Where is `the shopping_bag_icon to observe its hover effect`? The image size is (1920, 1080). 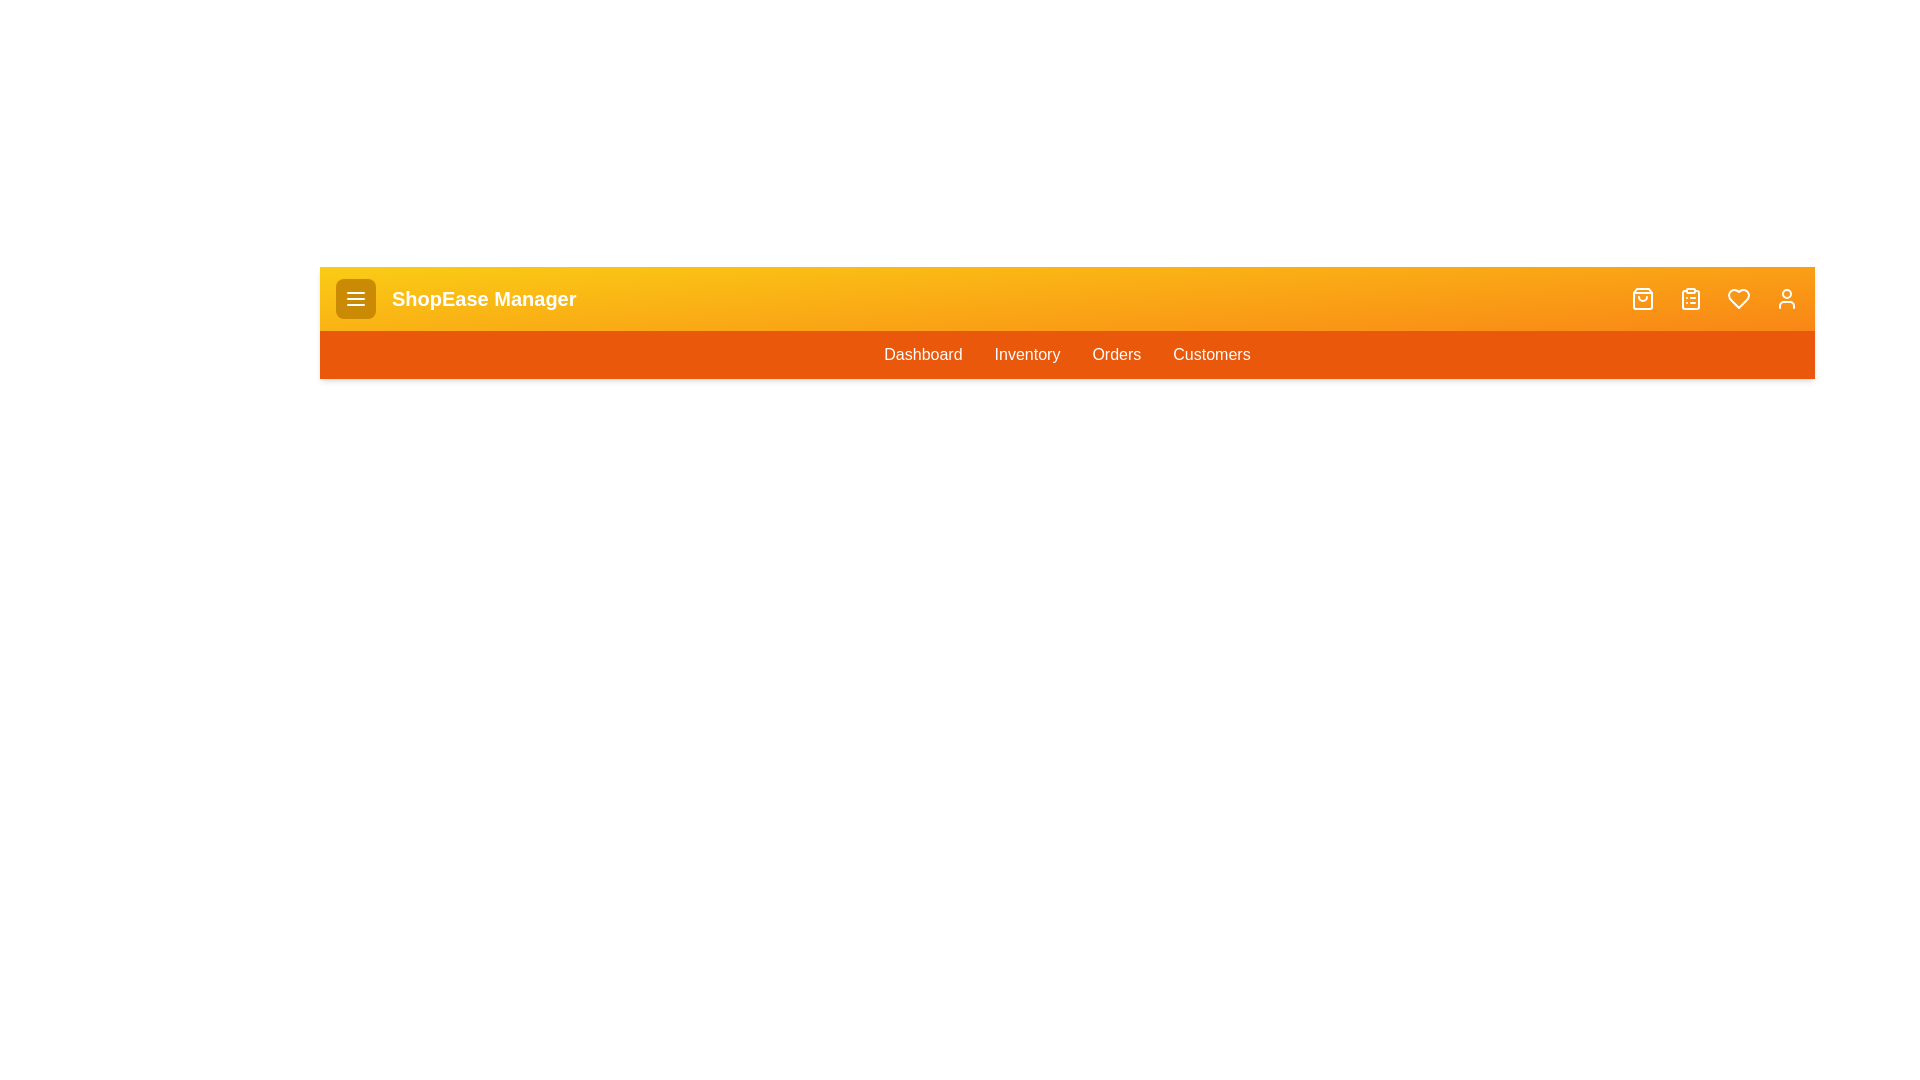 the shopping_bag_icon to observe its hover effect is located at coordinates (1642, 299).